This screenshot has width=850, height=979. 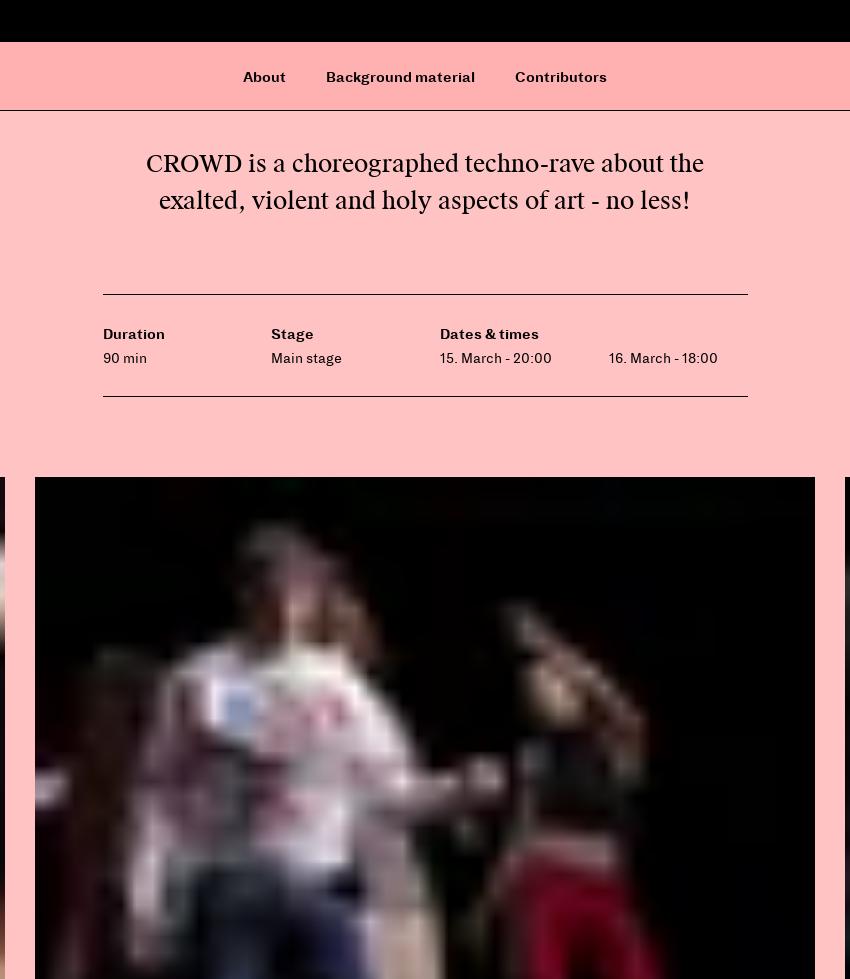 What do you see at coordinates (425, 181) in the screenshot?
I see `'CROWD is a choreographed techno-rave about the exalted, violent and holy aspects of art - no less!'` at bounding box center [425, 181].